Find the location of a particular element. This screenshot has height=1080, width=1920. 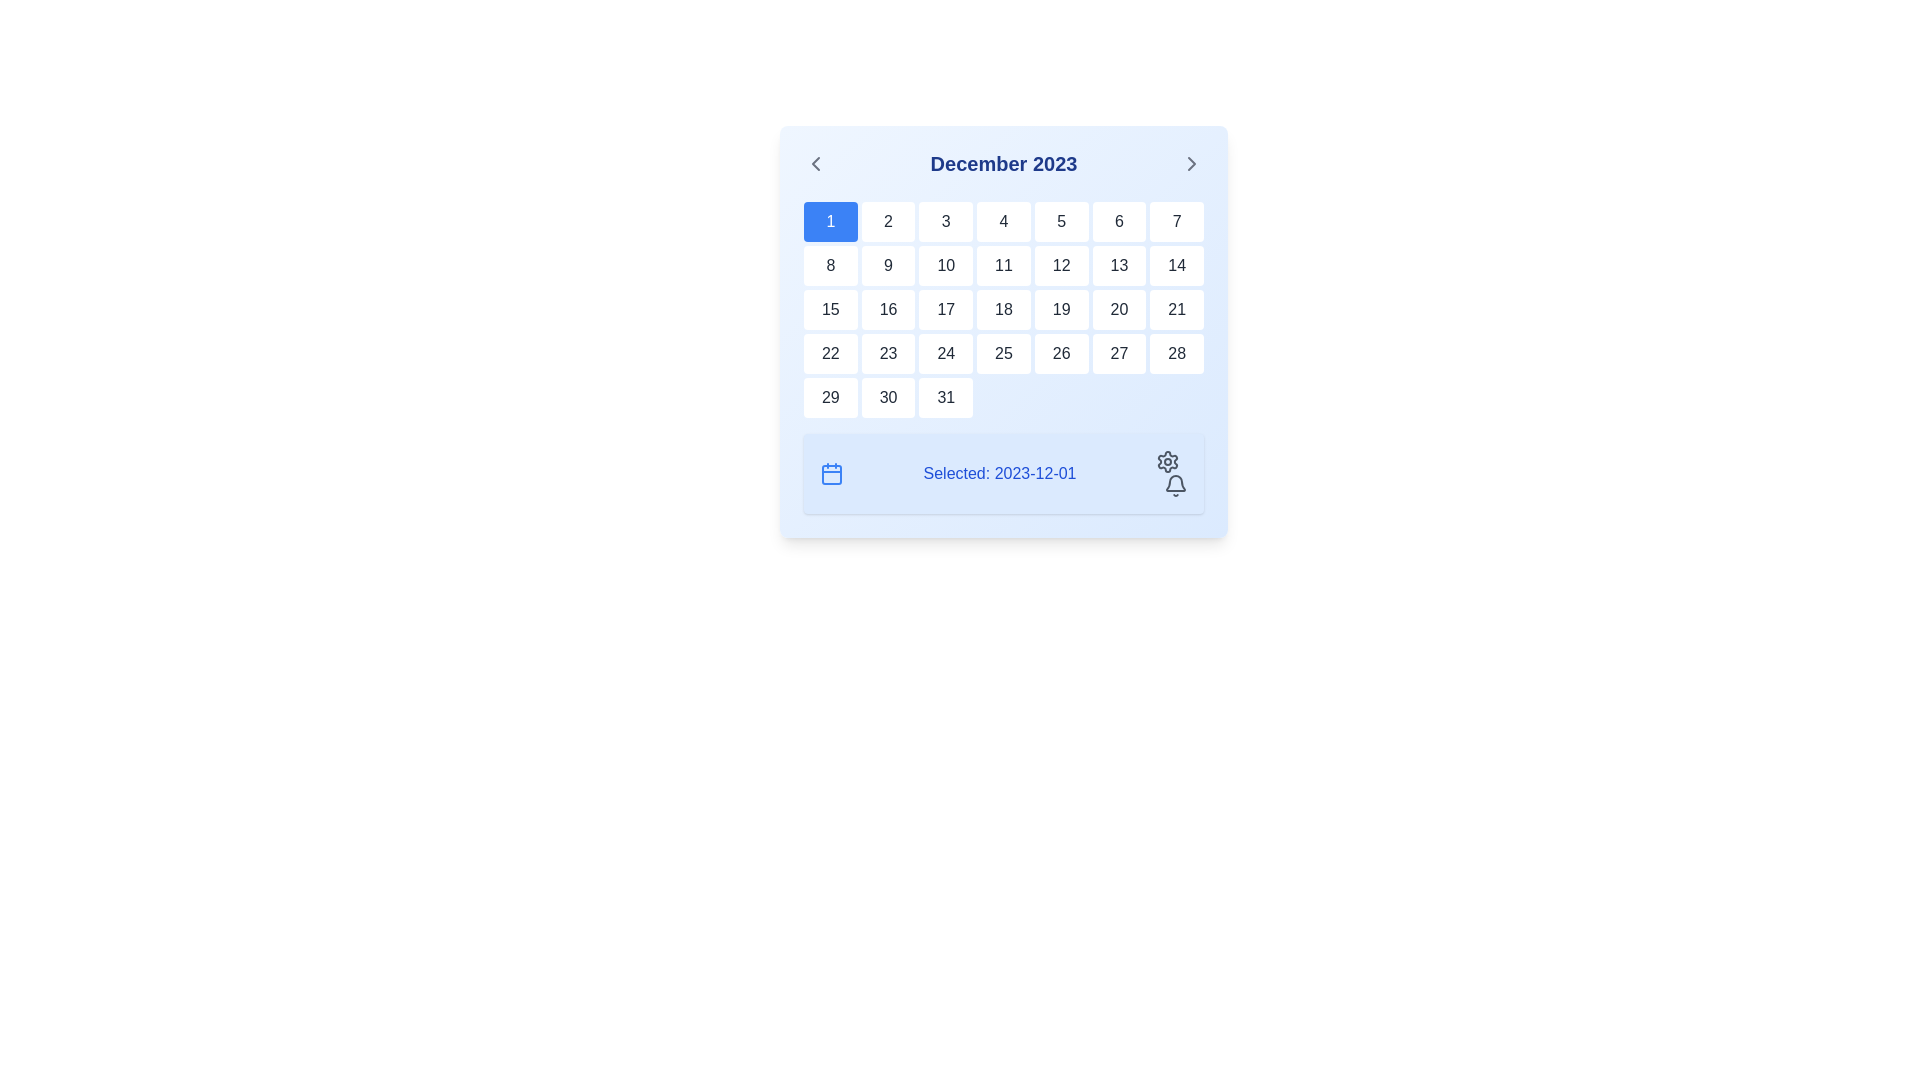

the navigation icon located at the top-right corner of the calendar component next to the month title ('December 2023') is located at coordinates (1191, 163).